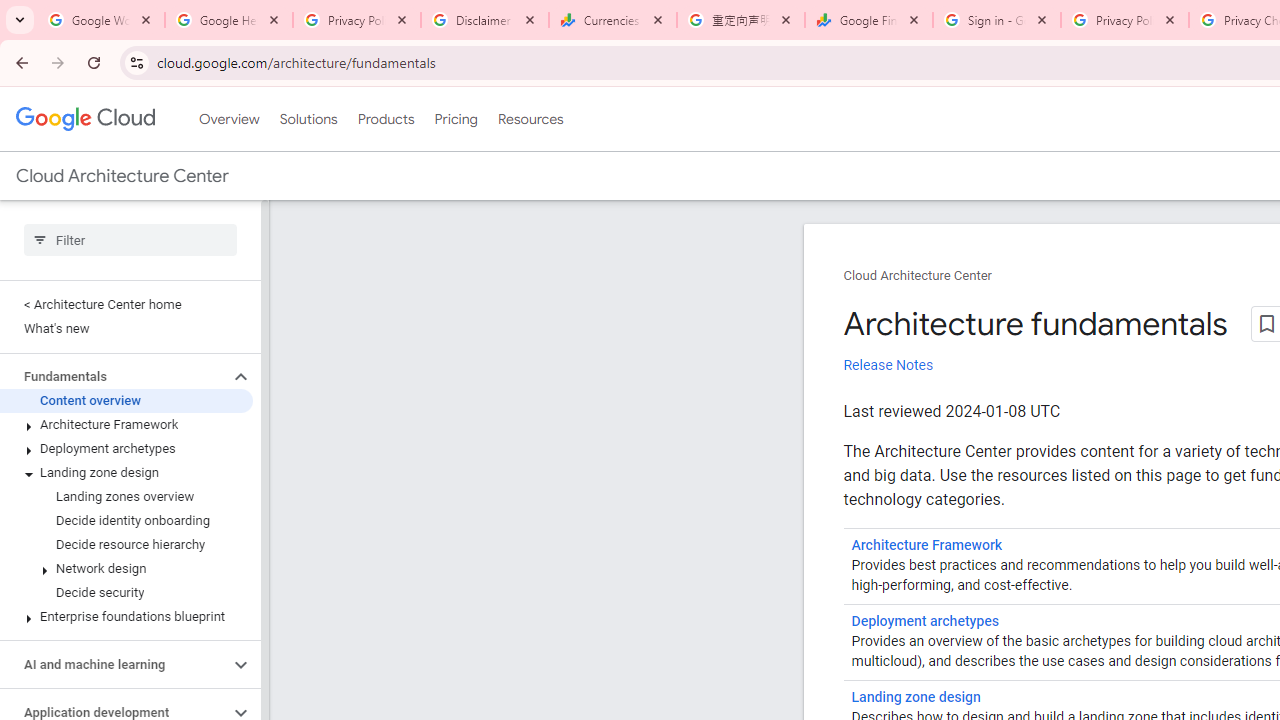 This screenshot has width=1280, height=720. What do you see at coordinates (926, 545) in the screenshot?
I see `'Architecture Framework'` at bounding box center [926, 545].